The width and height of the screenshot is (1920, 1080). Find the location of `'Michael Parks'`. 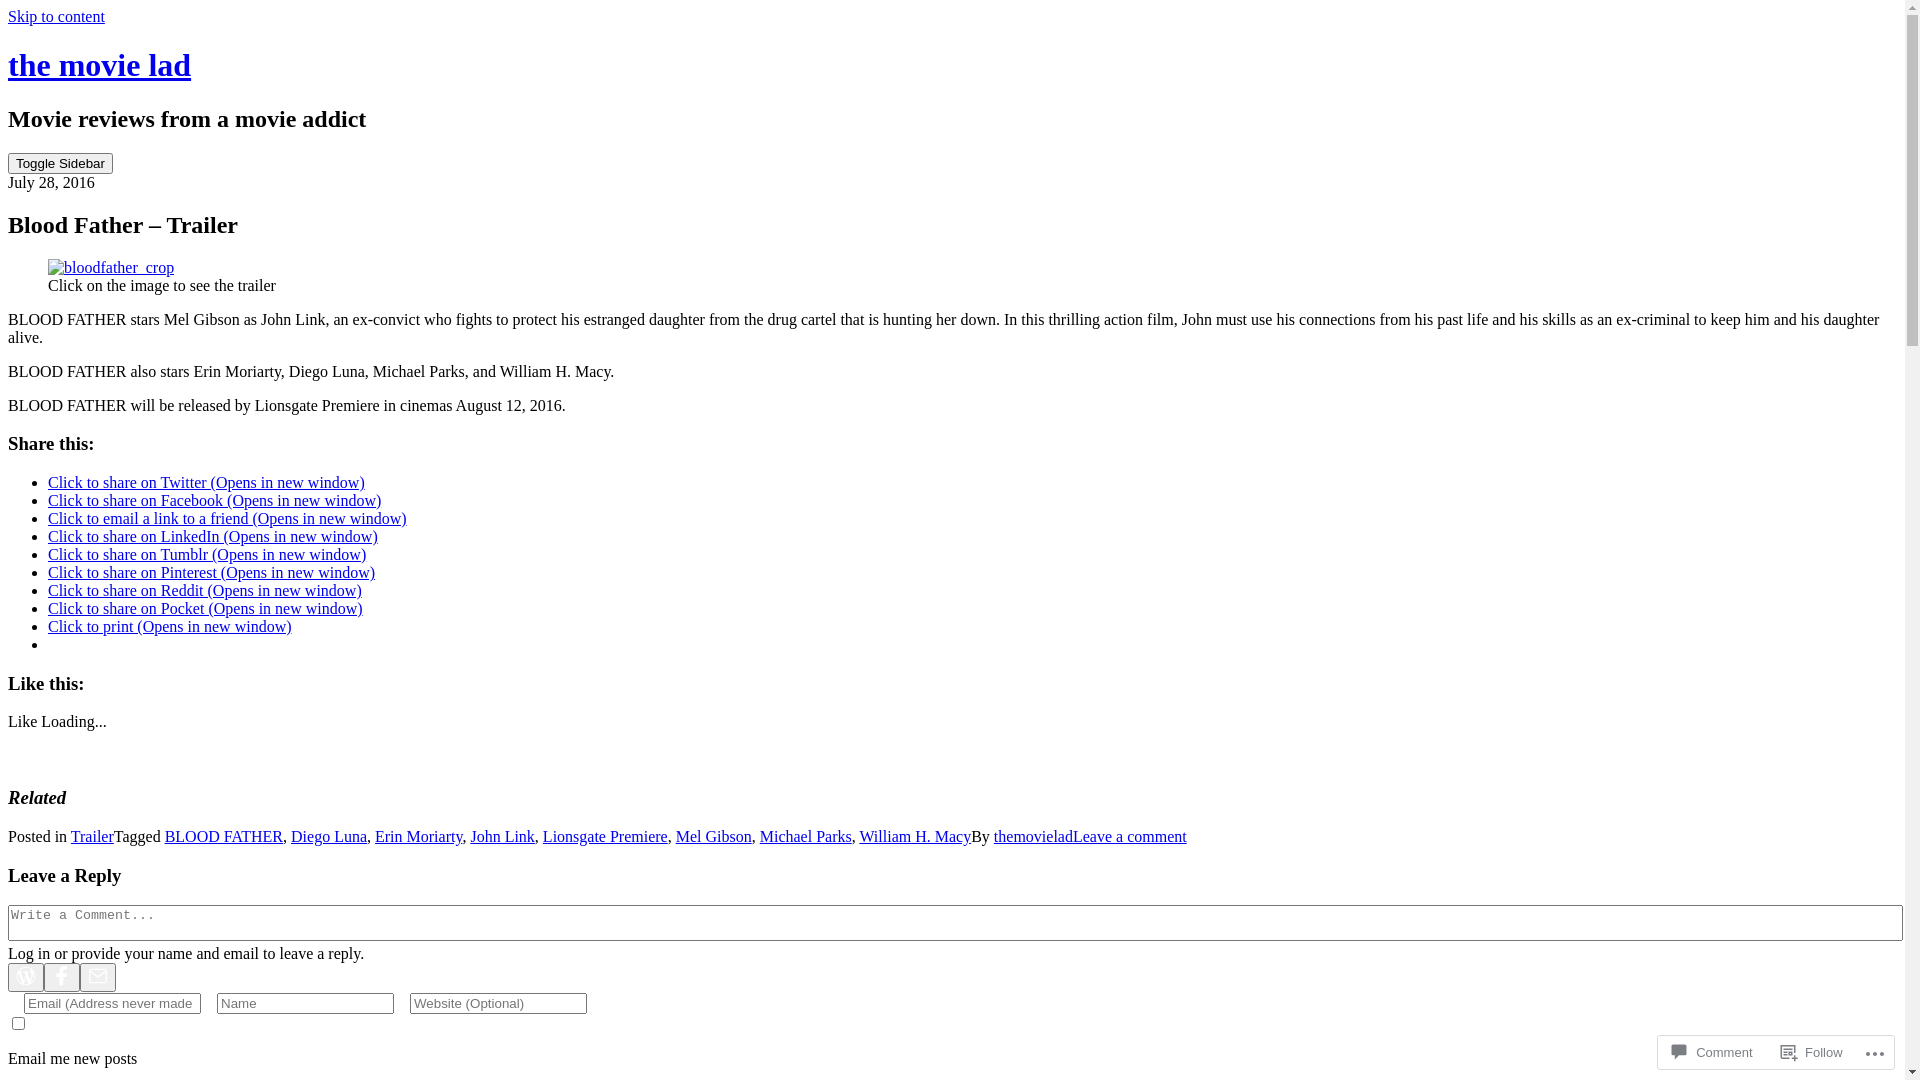

'Michael Parks' is located at coordinates (758, 836).